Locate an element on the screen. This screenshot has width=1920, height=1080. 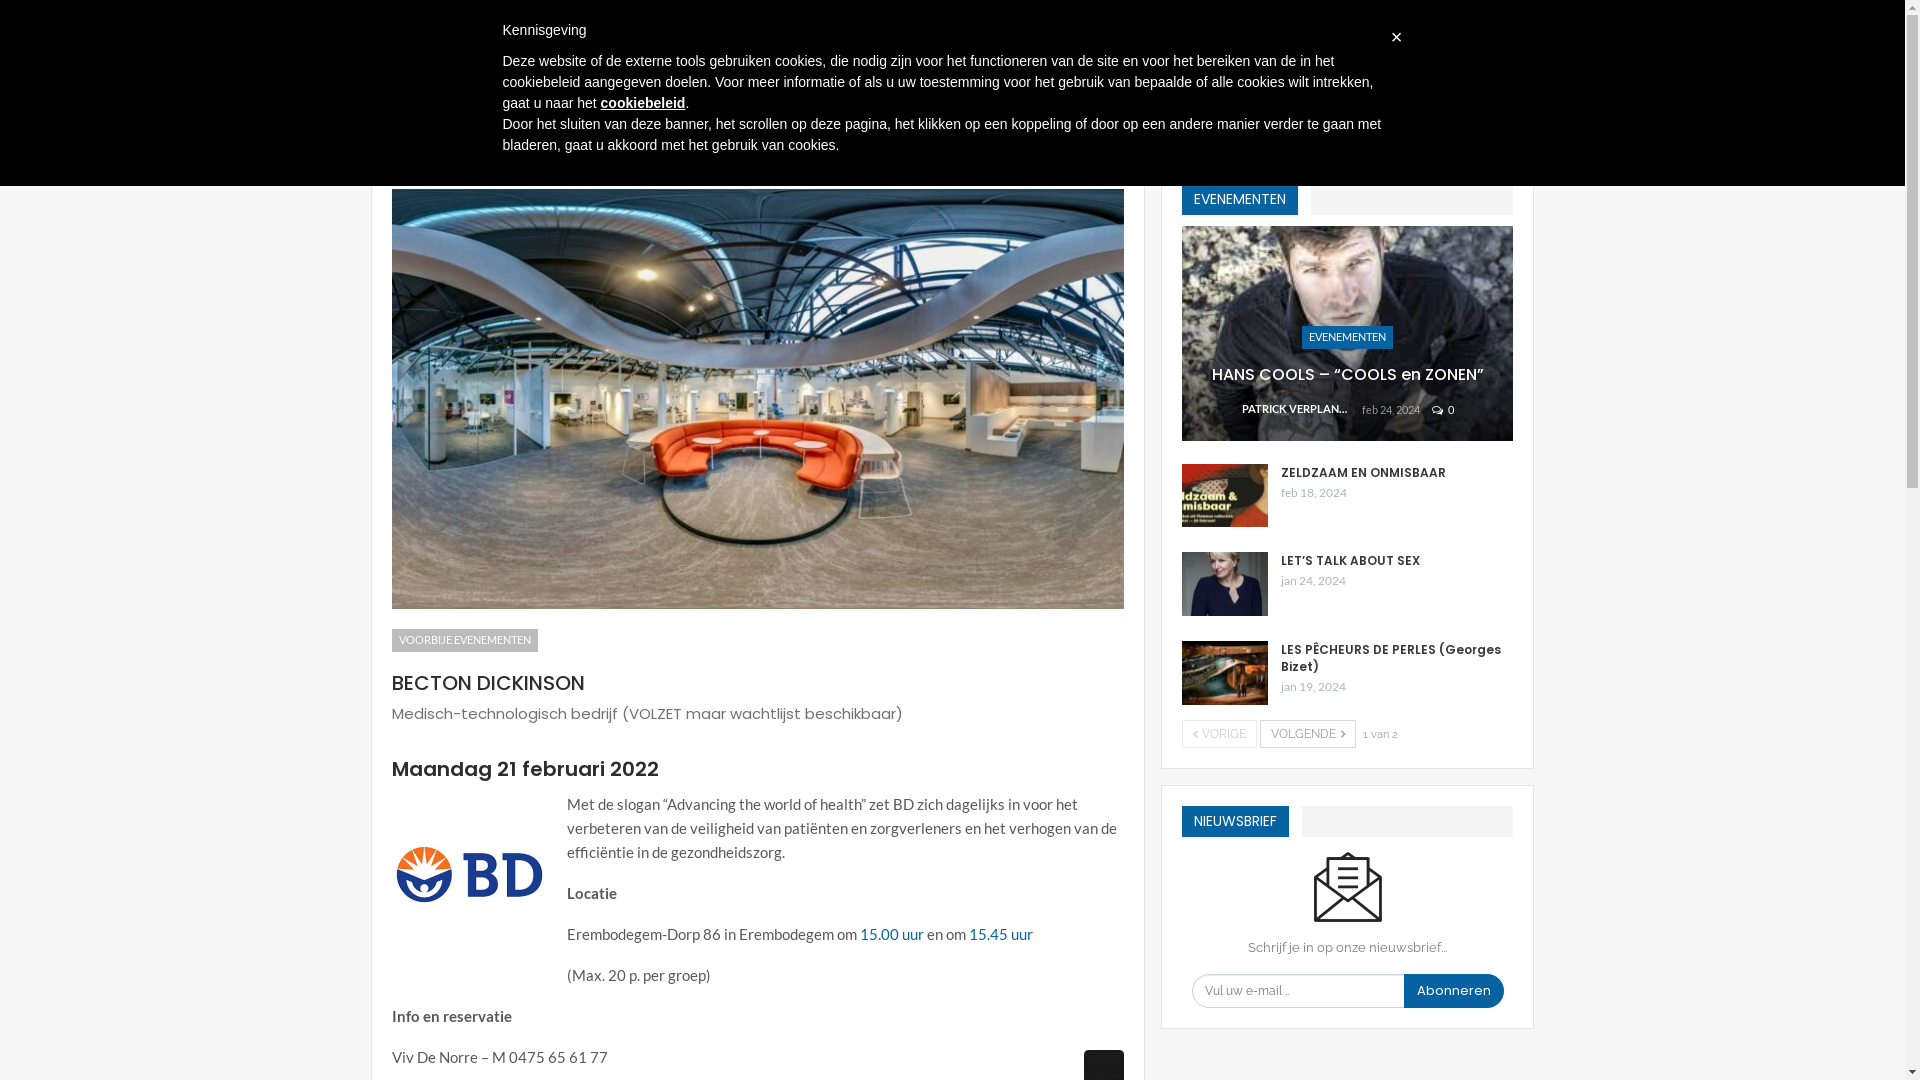
'VORIGE' is located at coordinates (1218, 733).